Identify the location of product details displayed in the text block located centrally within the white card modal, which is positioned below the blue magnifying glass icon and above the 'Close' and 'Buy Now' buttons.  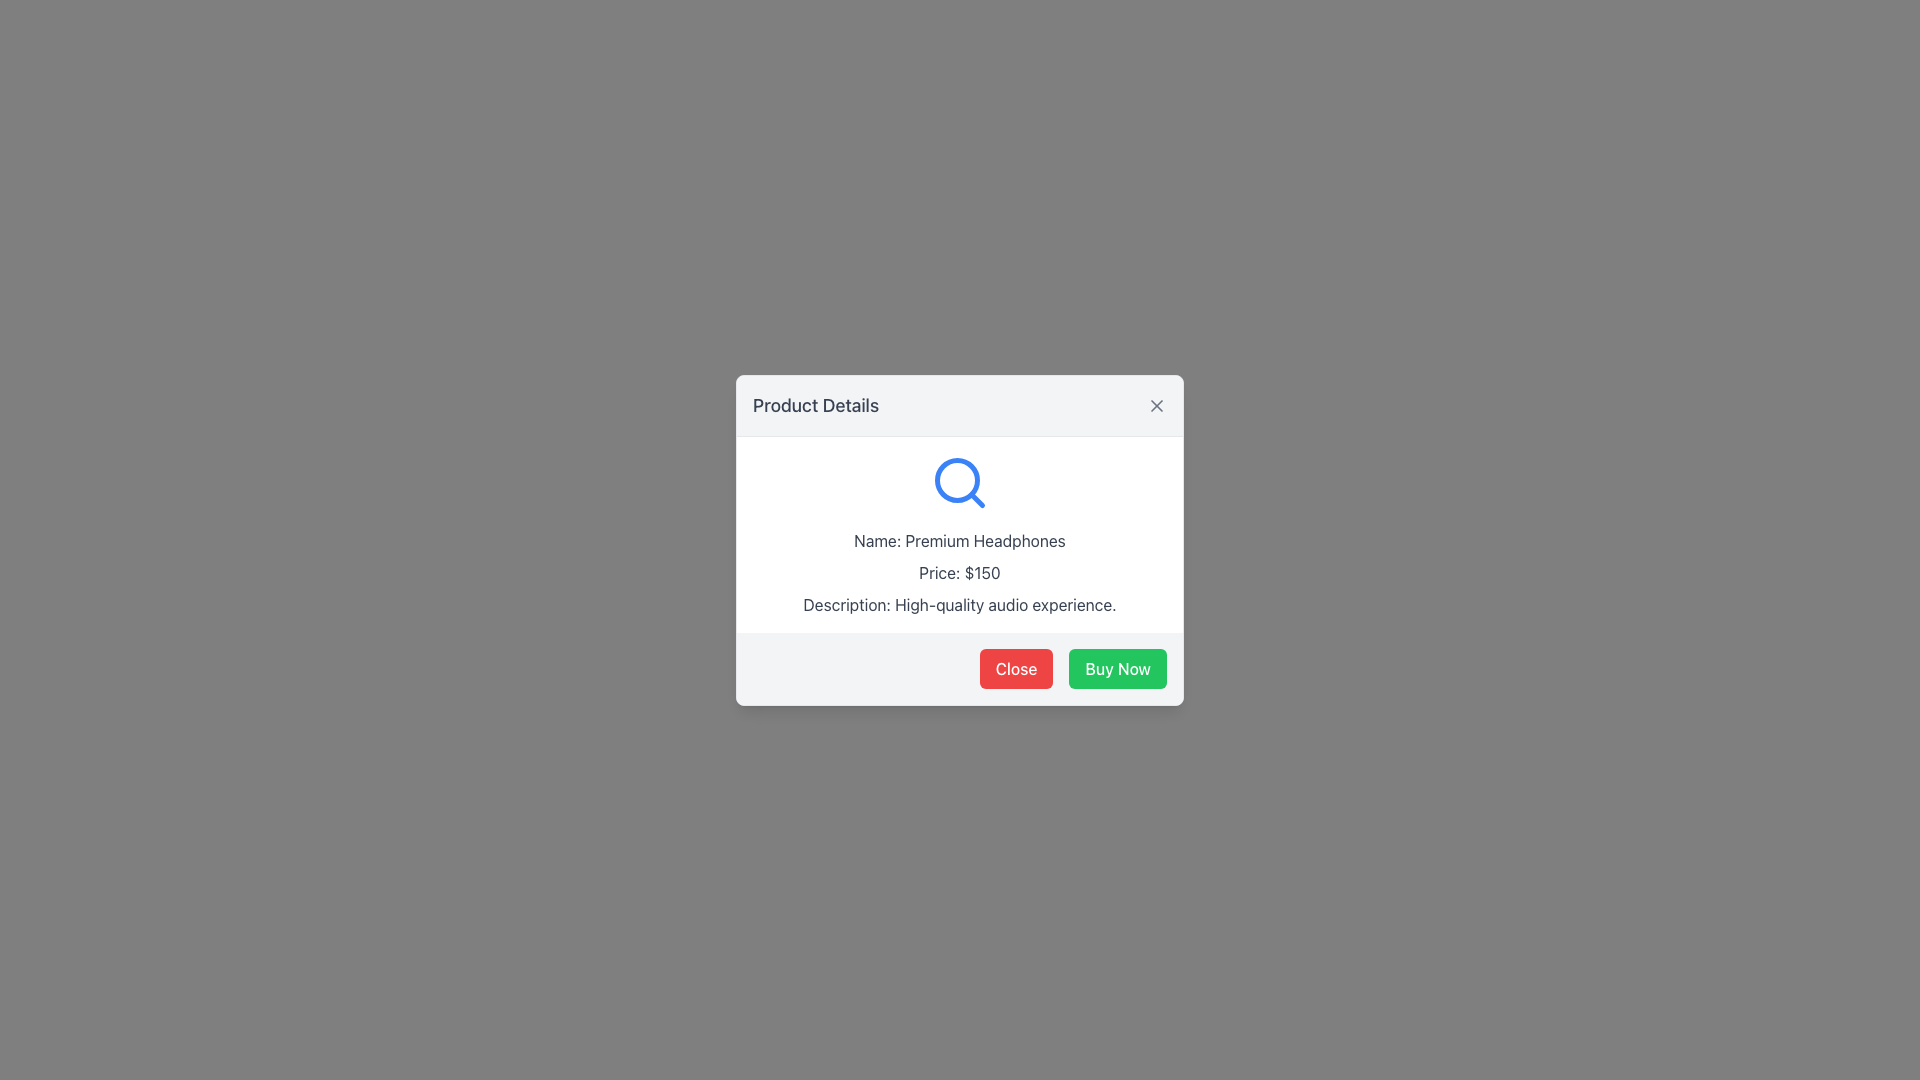
(960, 533).